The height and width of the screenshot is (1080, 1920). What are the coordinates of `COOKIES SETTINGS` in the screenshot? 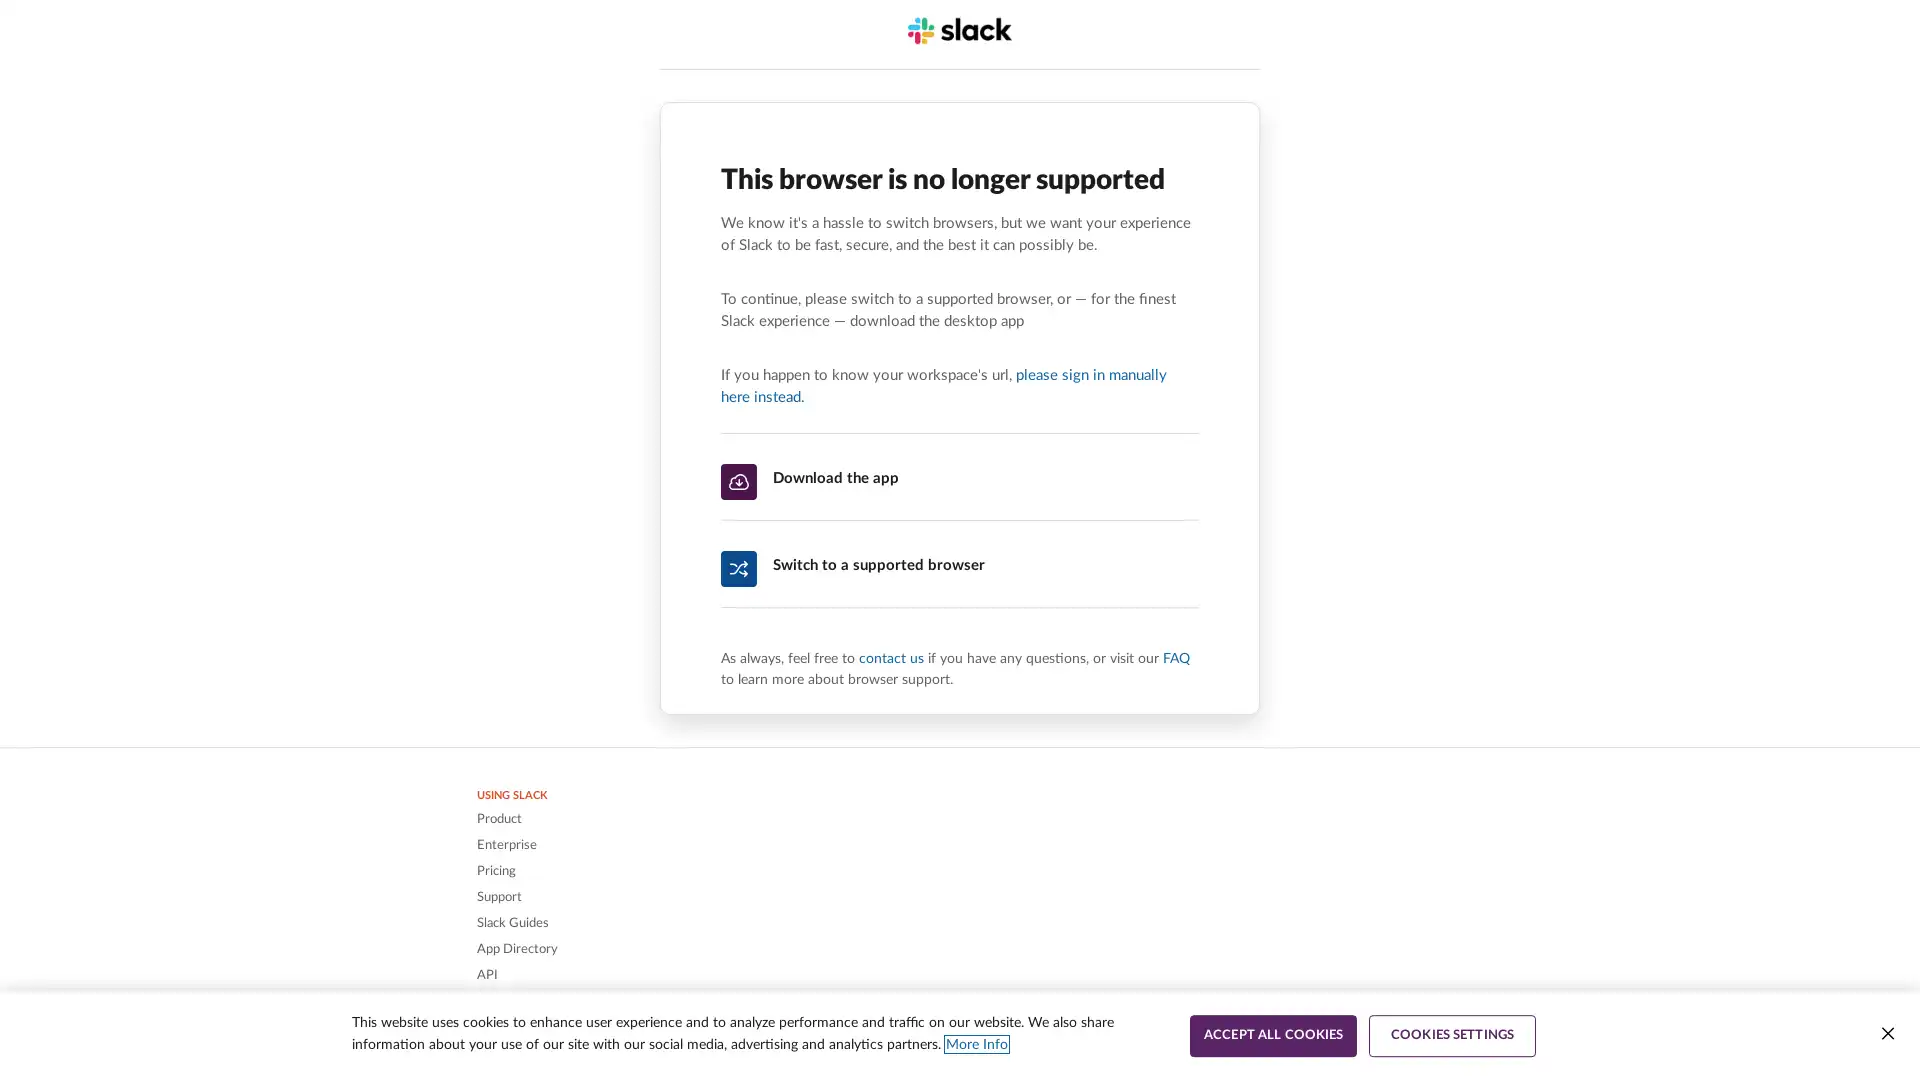 It's located at (1452, 1035).